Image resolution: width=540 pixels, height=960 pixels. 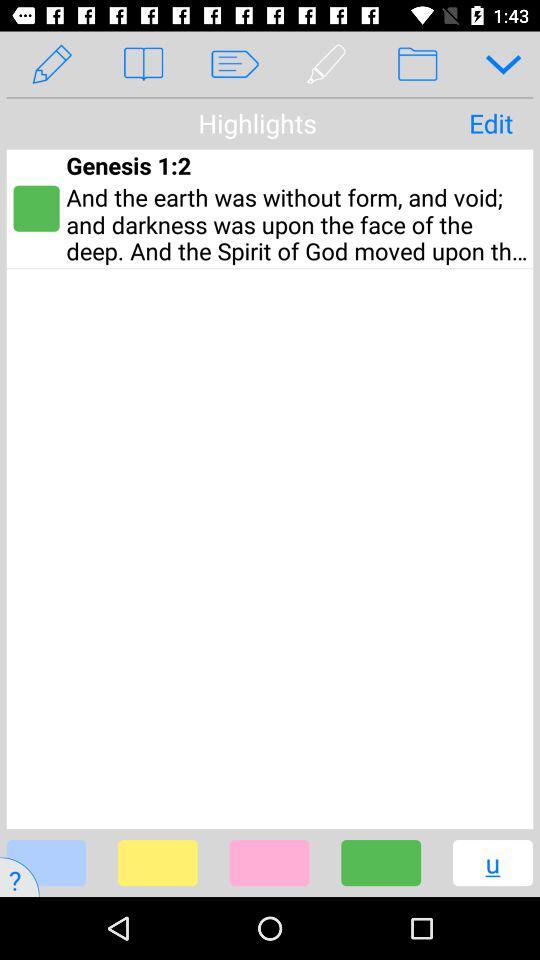 I want to click on the edit icon, so click(x=326, y=64).